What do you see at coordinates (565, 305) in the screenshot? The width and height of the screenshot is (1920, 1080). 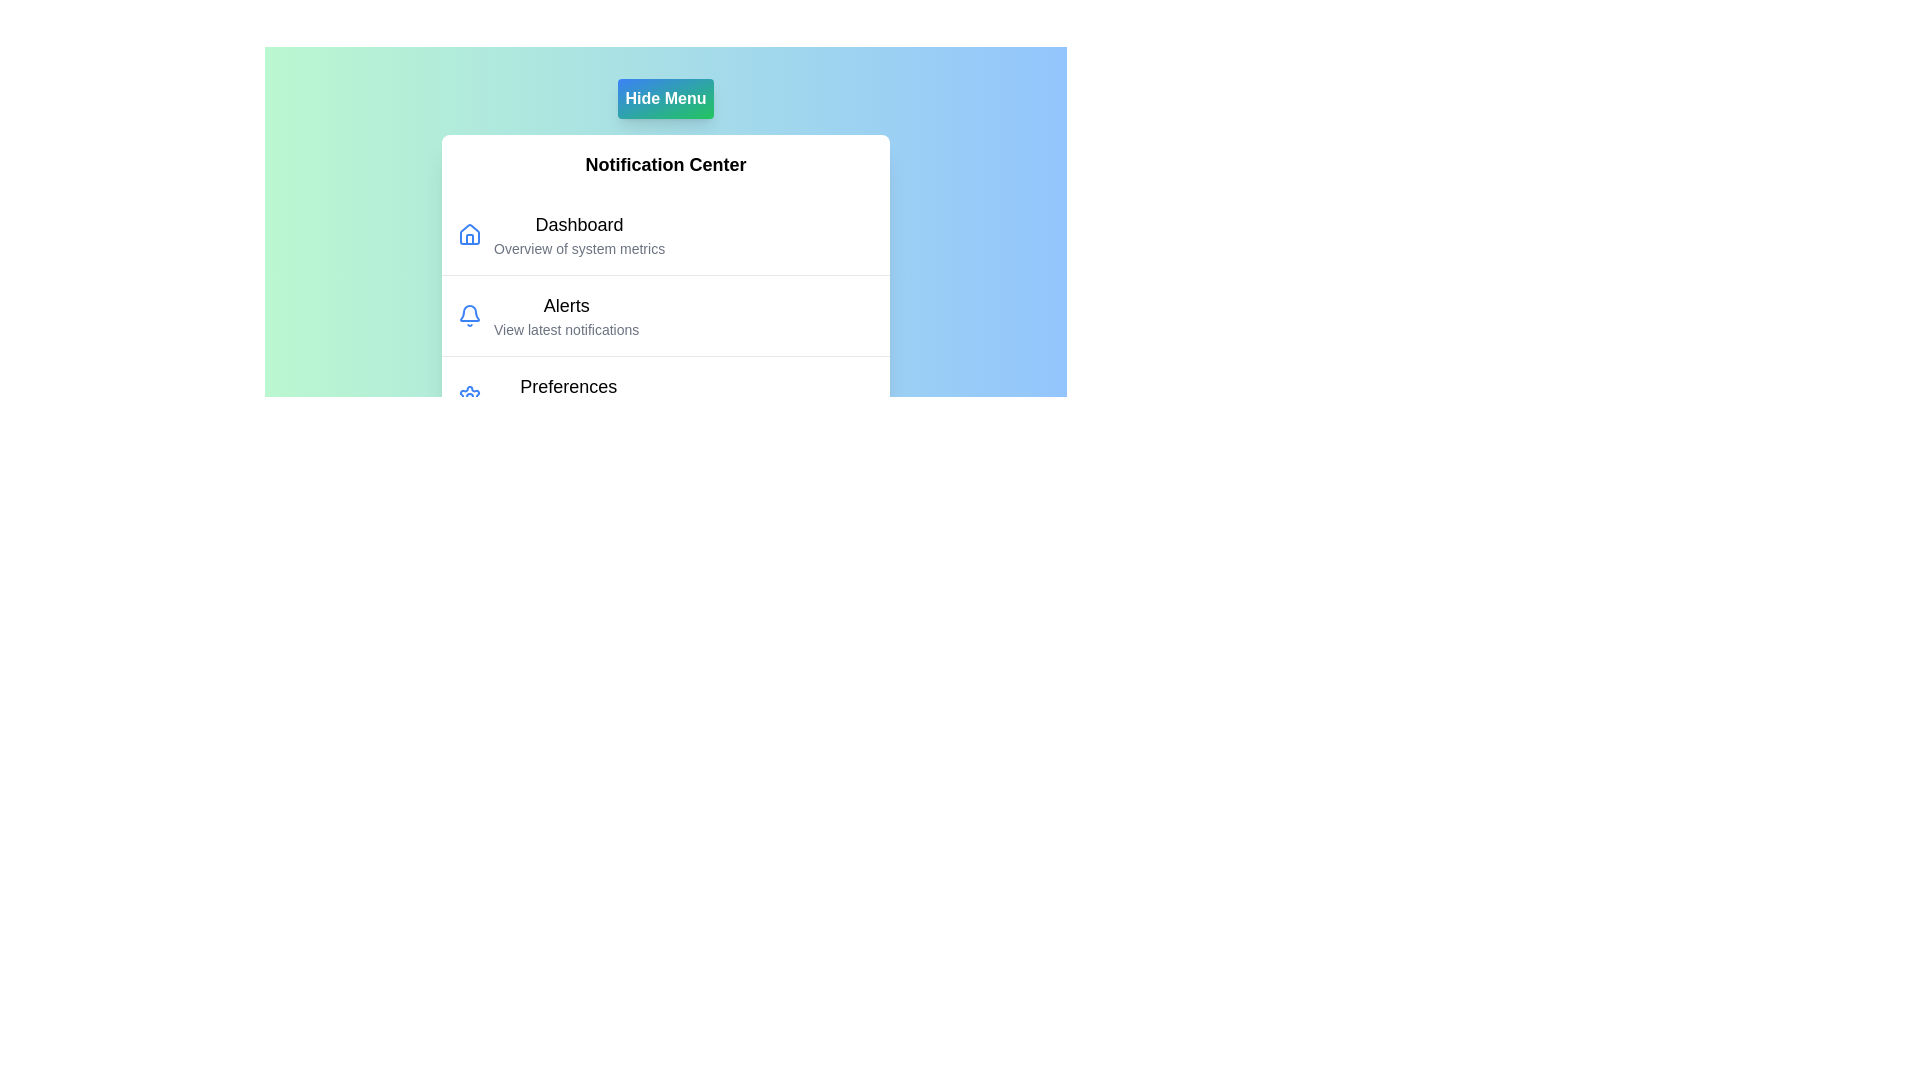 I see `the menu item labeled Alerts in the NotificationMenu` at bounding box center [565, 305].